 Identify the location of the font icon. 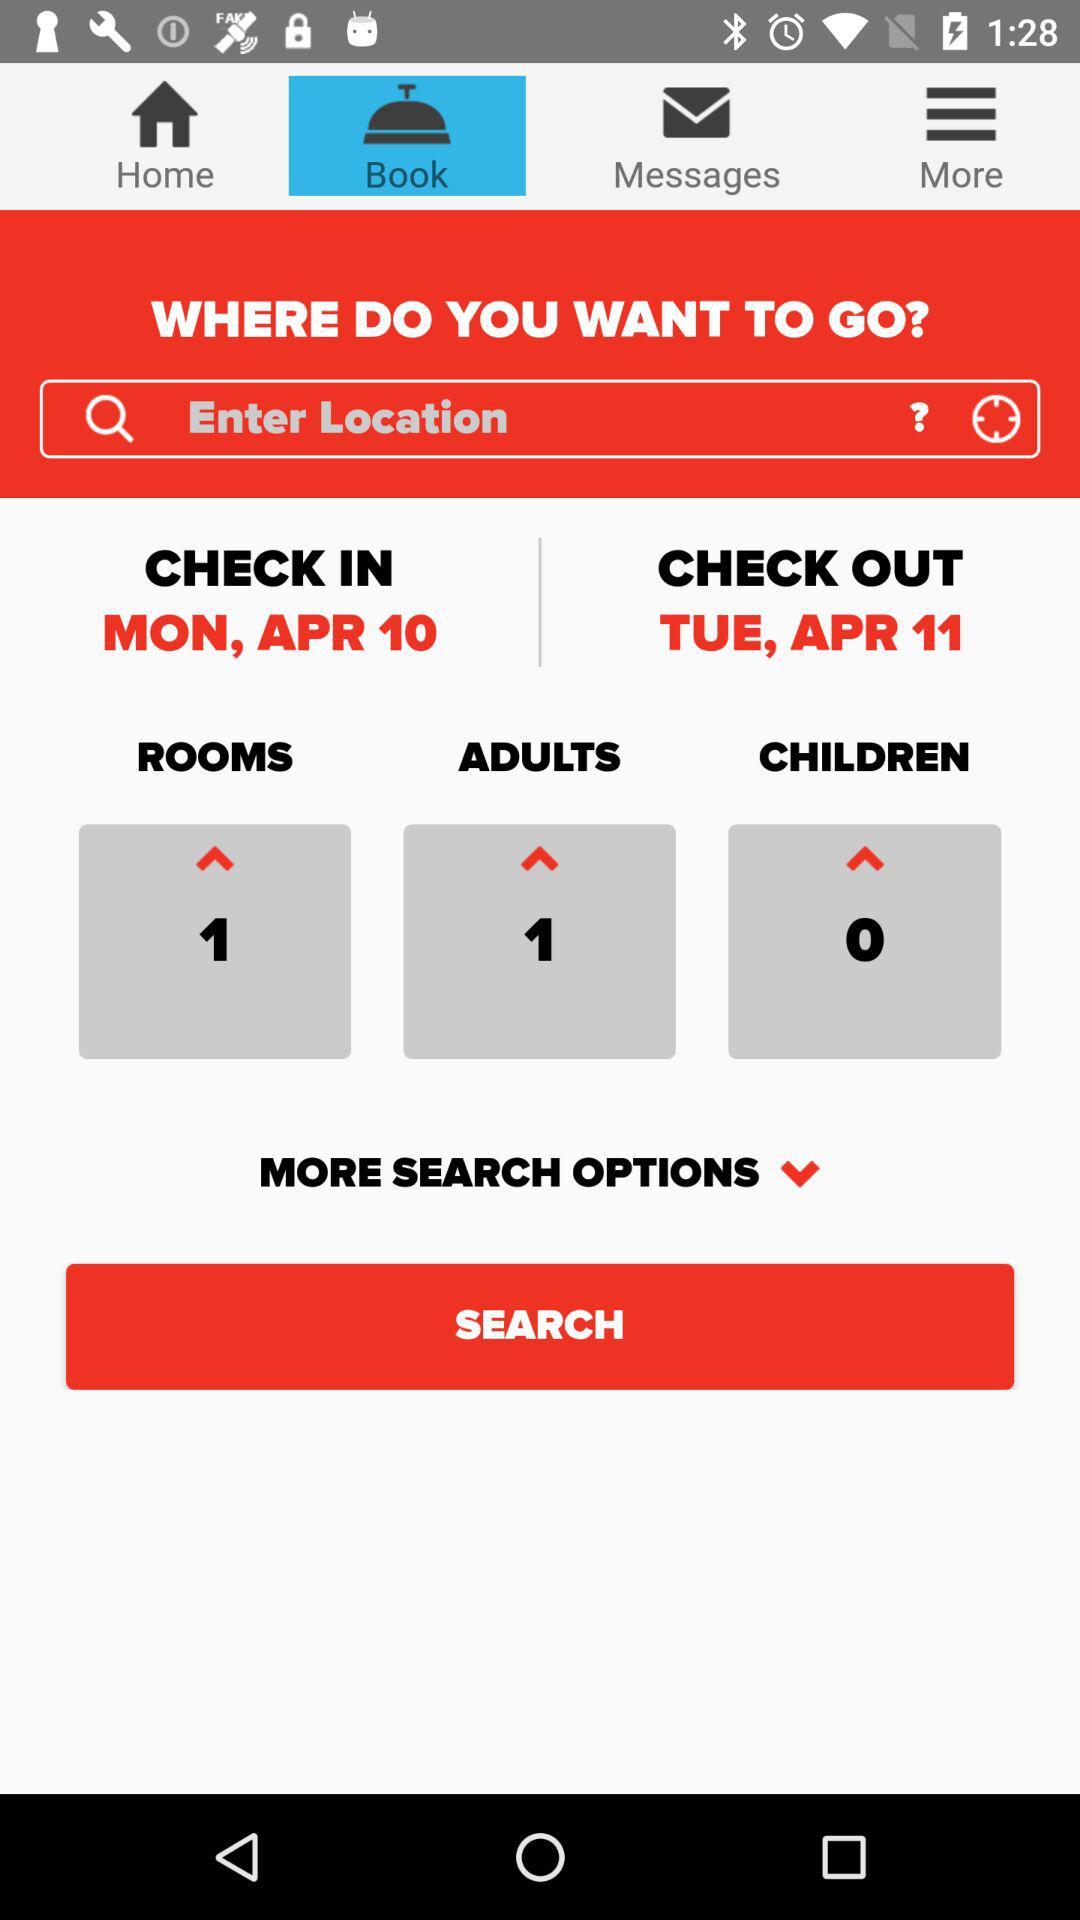
(863, 863).